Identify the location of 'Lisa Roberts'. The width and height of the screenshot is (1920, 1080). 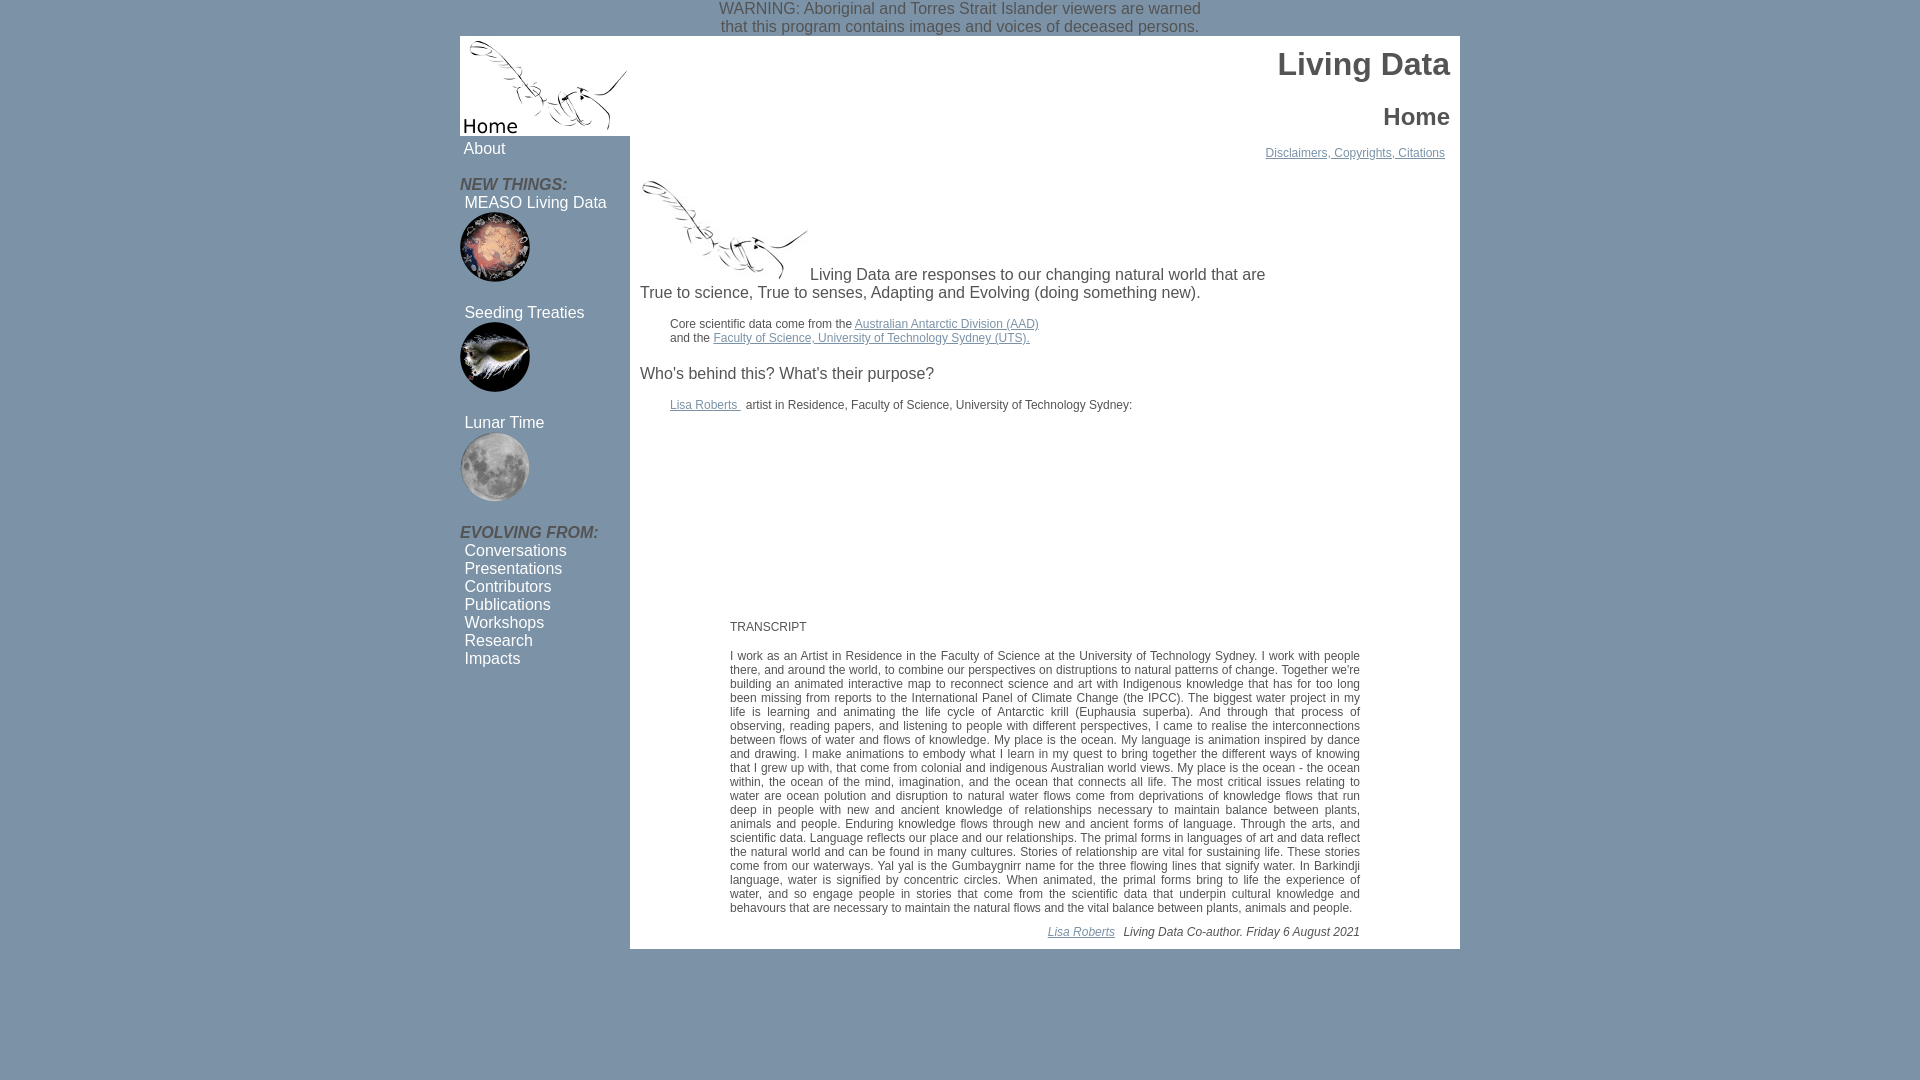
(708, 405).